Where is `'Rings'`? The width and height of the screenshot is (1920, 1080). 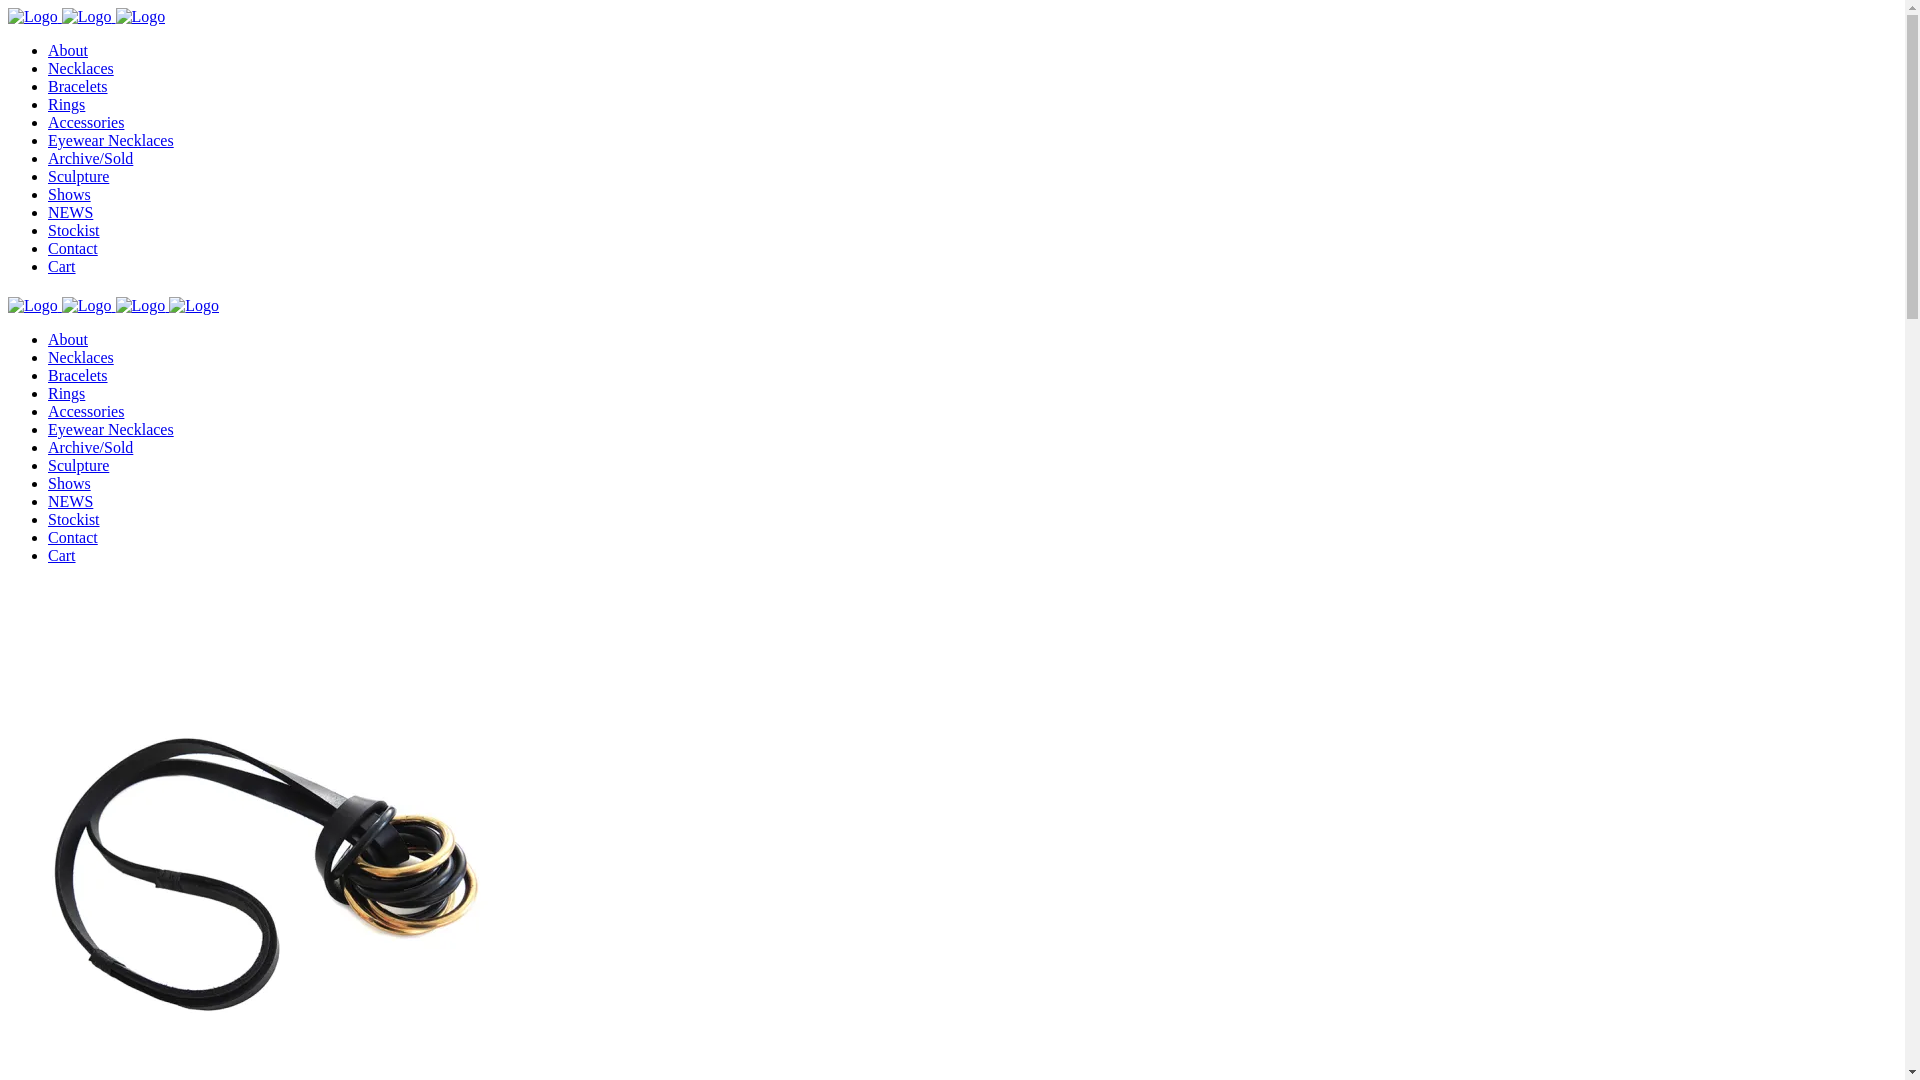
'Rings' is located at coordinates (48, 393).